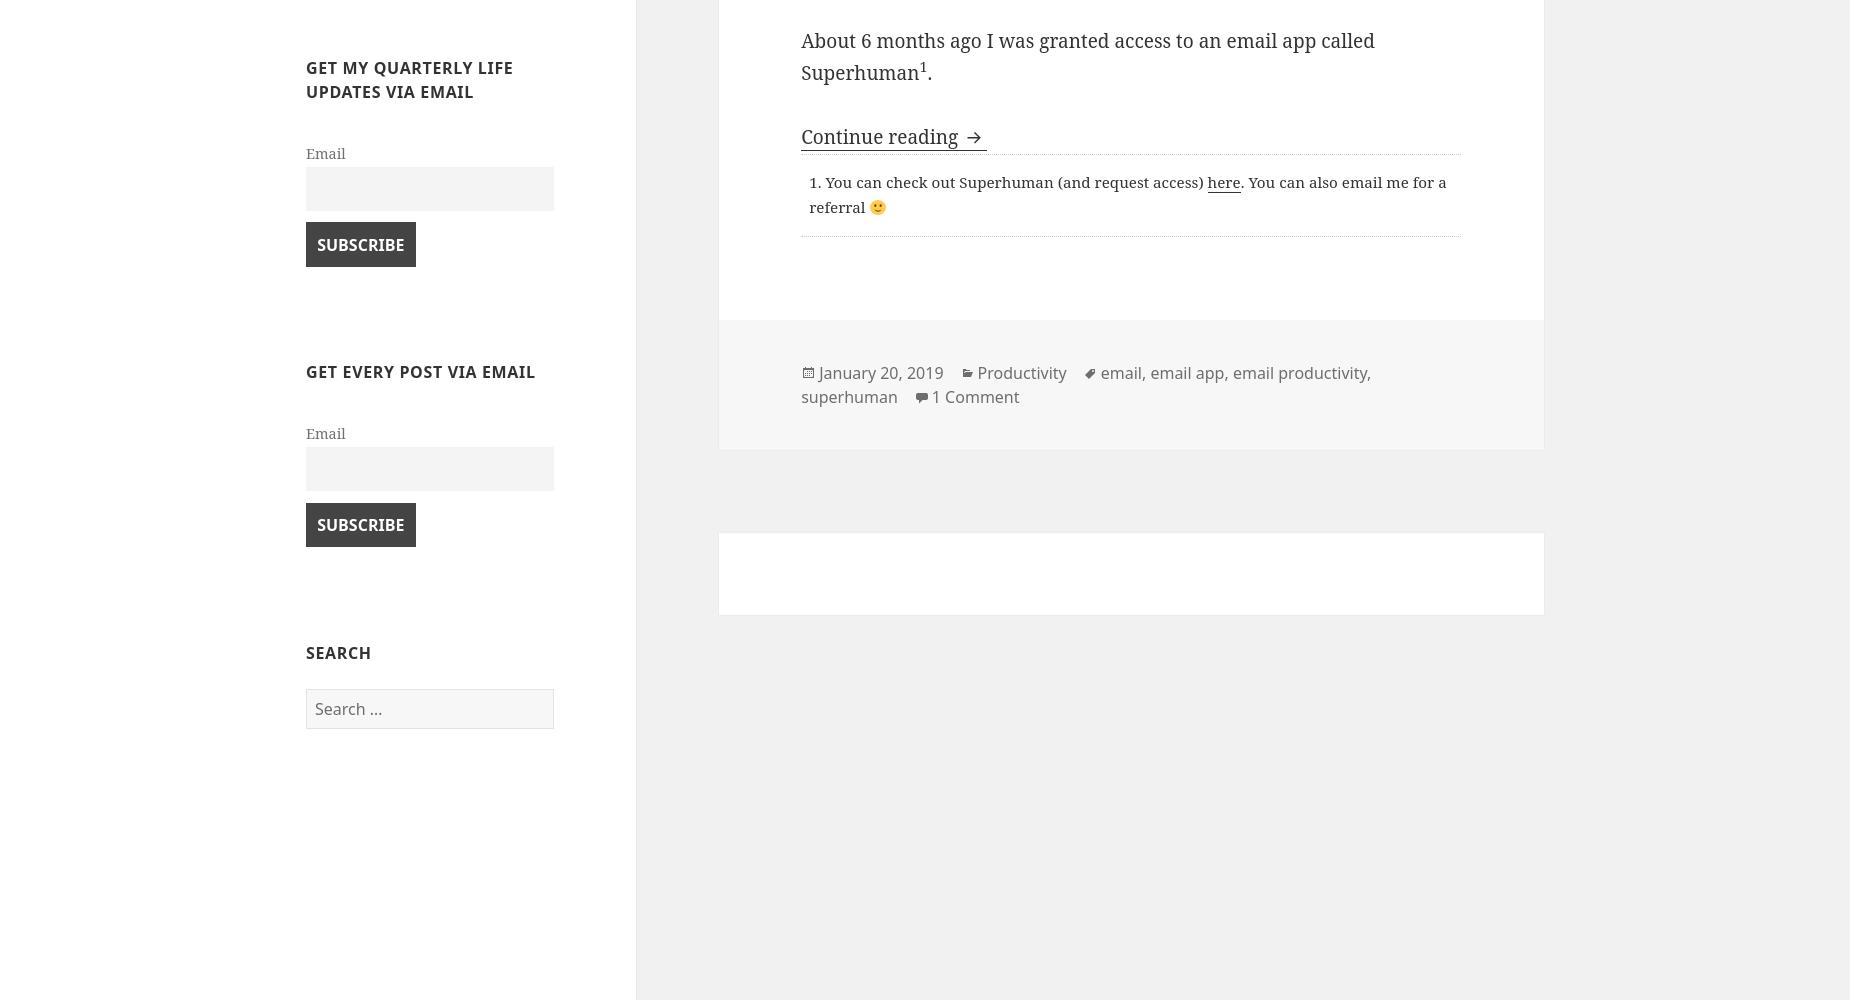 This screenshot has height=1000, width=1850. What do you see at coordinates (882, 136) in the screenshot?
I see `'Continue reading'` at bounding box center [882, 136].